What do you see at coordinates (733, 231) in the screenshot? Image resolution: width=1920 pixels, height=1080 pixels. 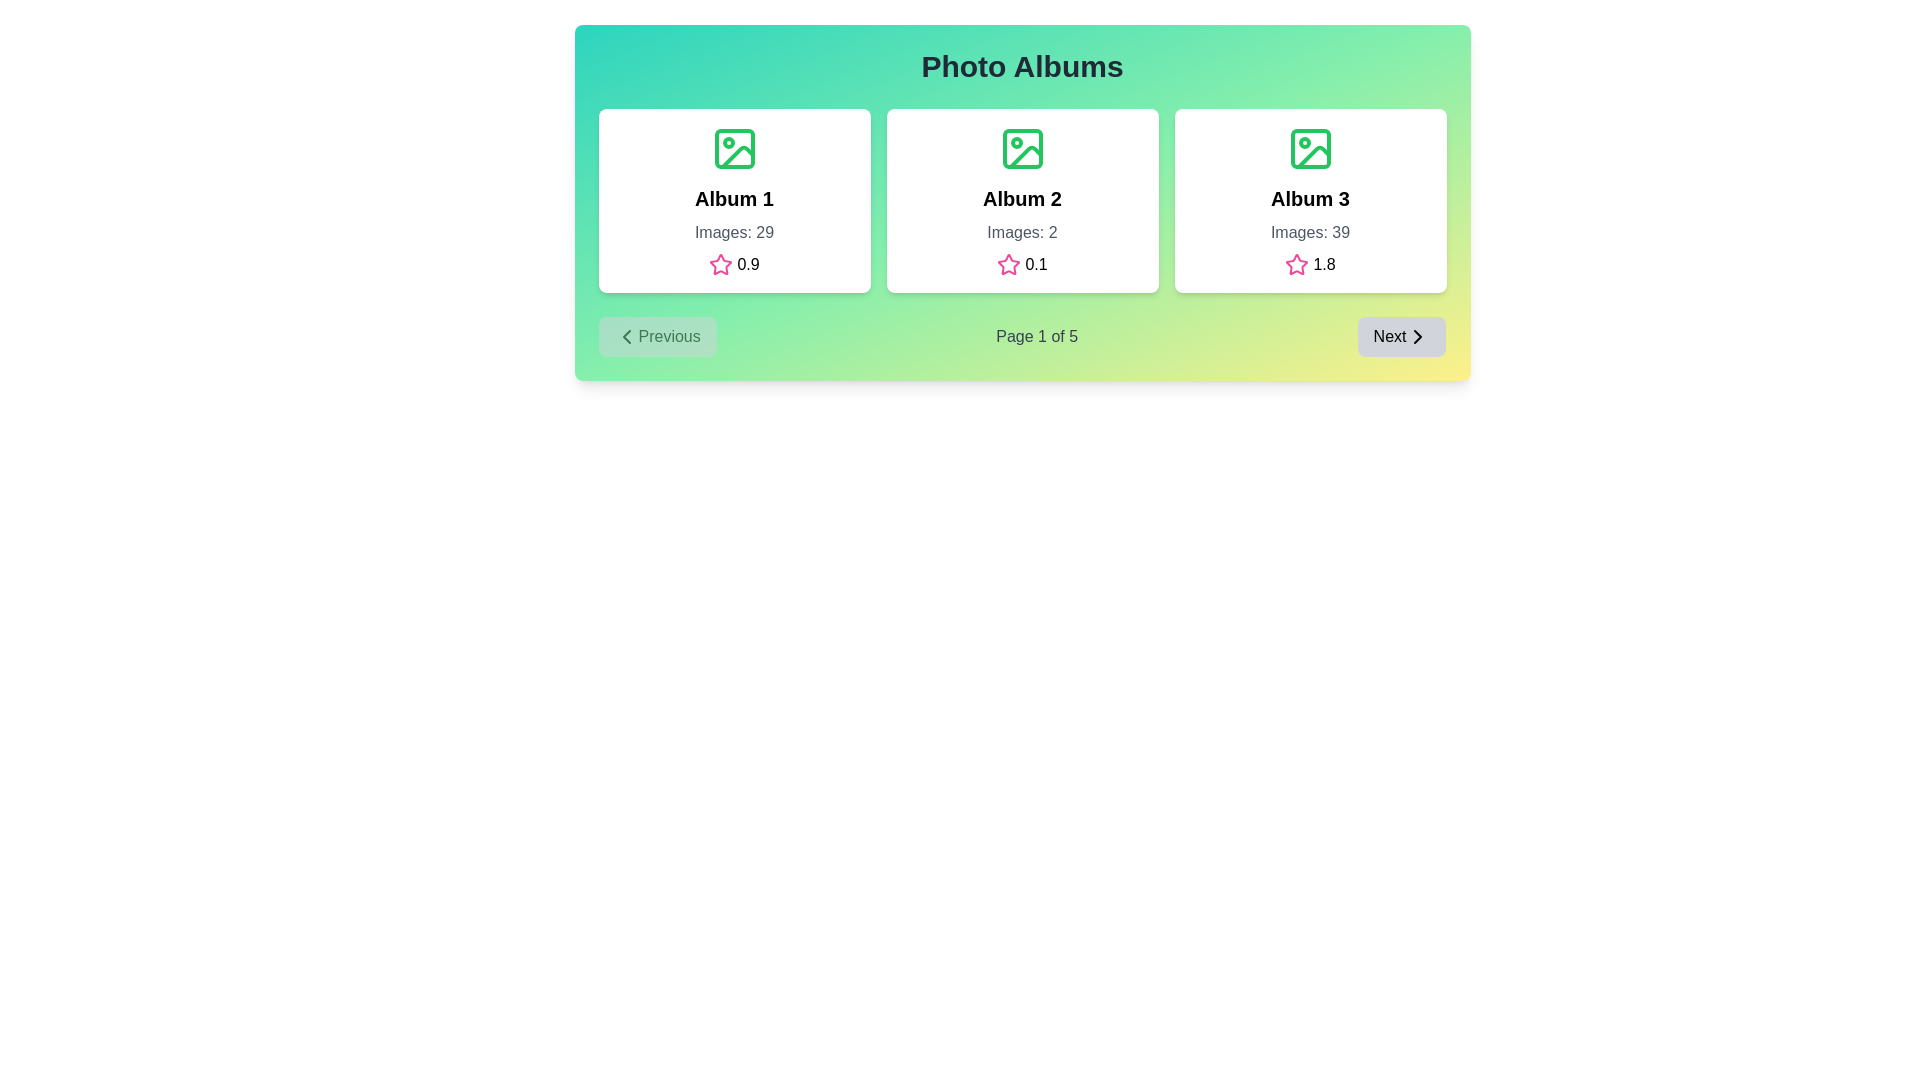 I see `the static text label that displays the number of images available in the album, positioned beneath the 'Album 1' title within the leftmost card of the interface` at bounding box center [733, 231].